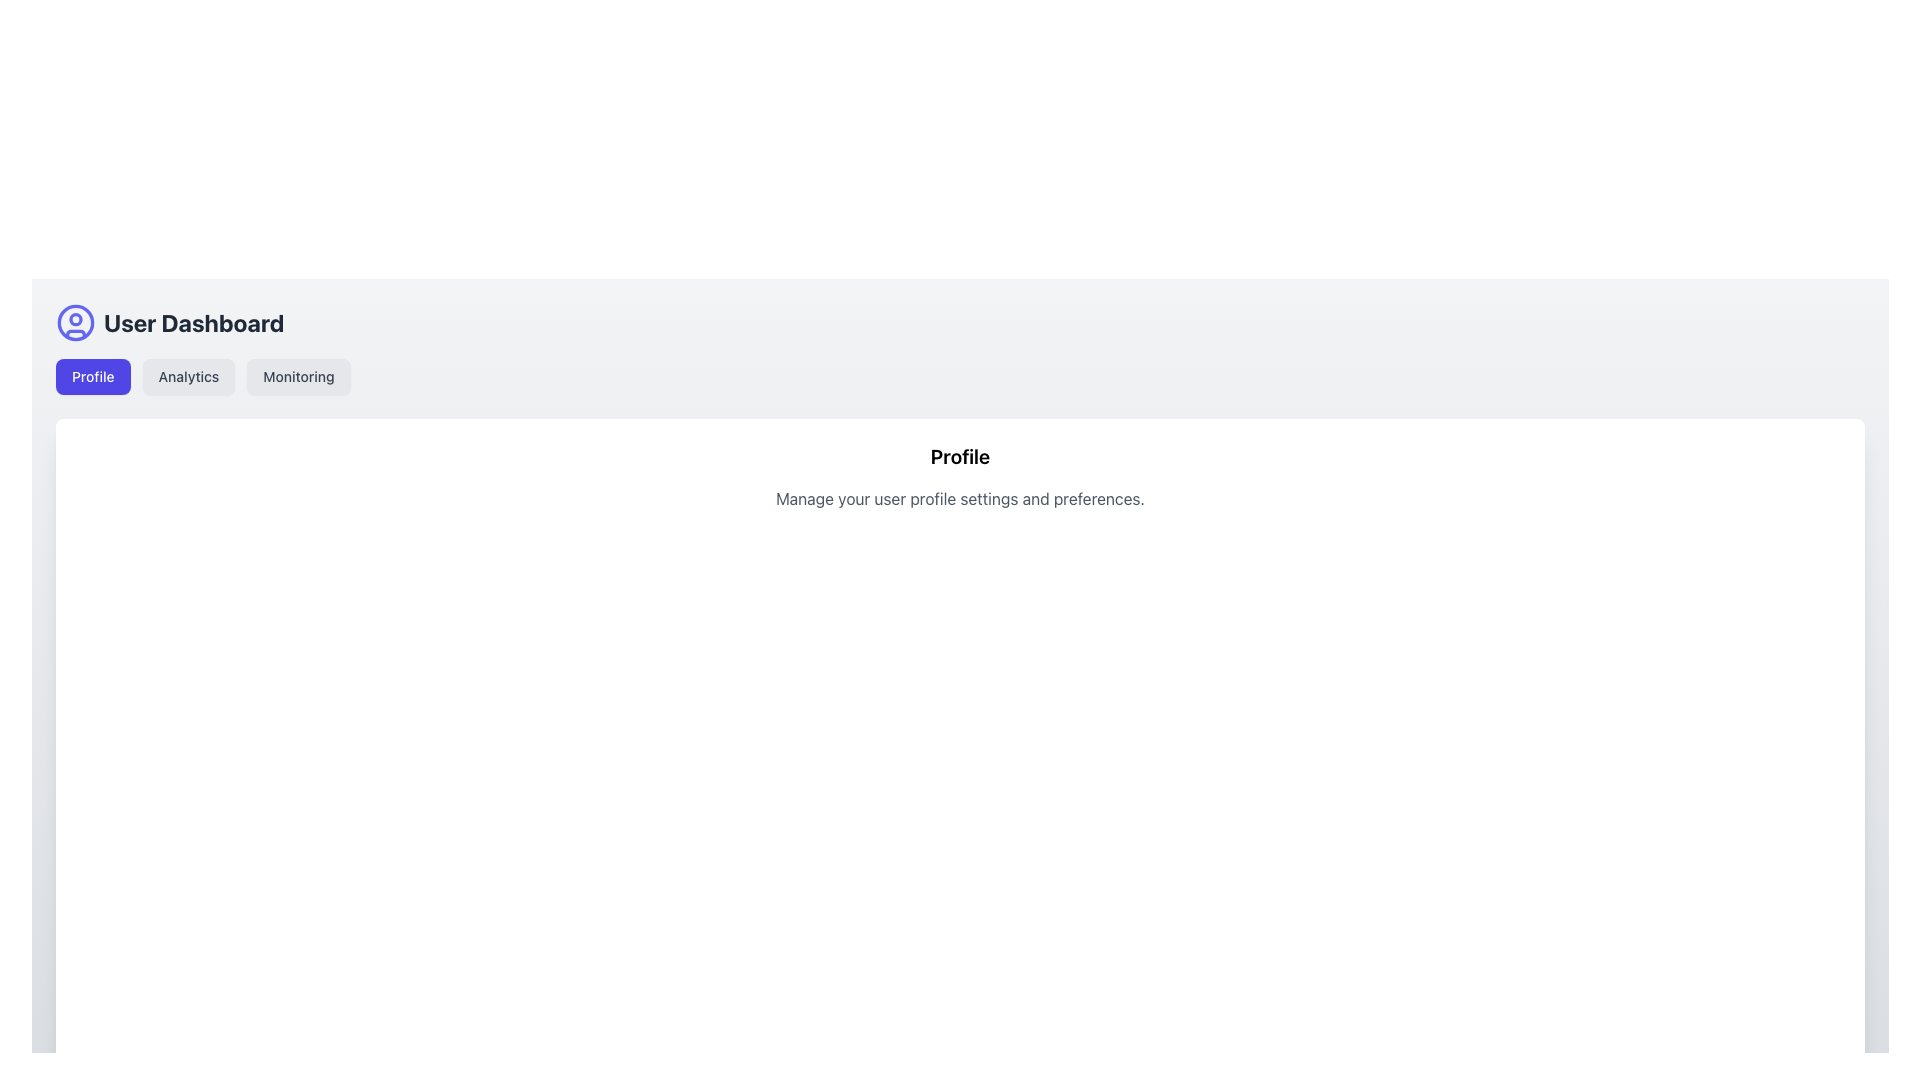 The height and width of the screenshot is (1080, 1920). I want to click on the blue user icon, which is a circular outline with a figure resembling a head and shoulders, located to the left of the 'User Dashboard' text, so click(76, 322).